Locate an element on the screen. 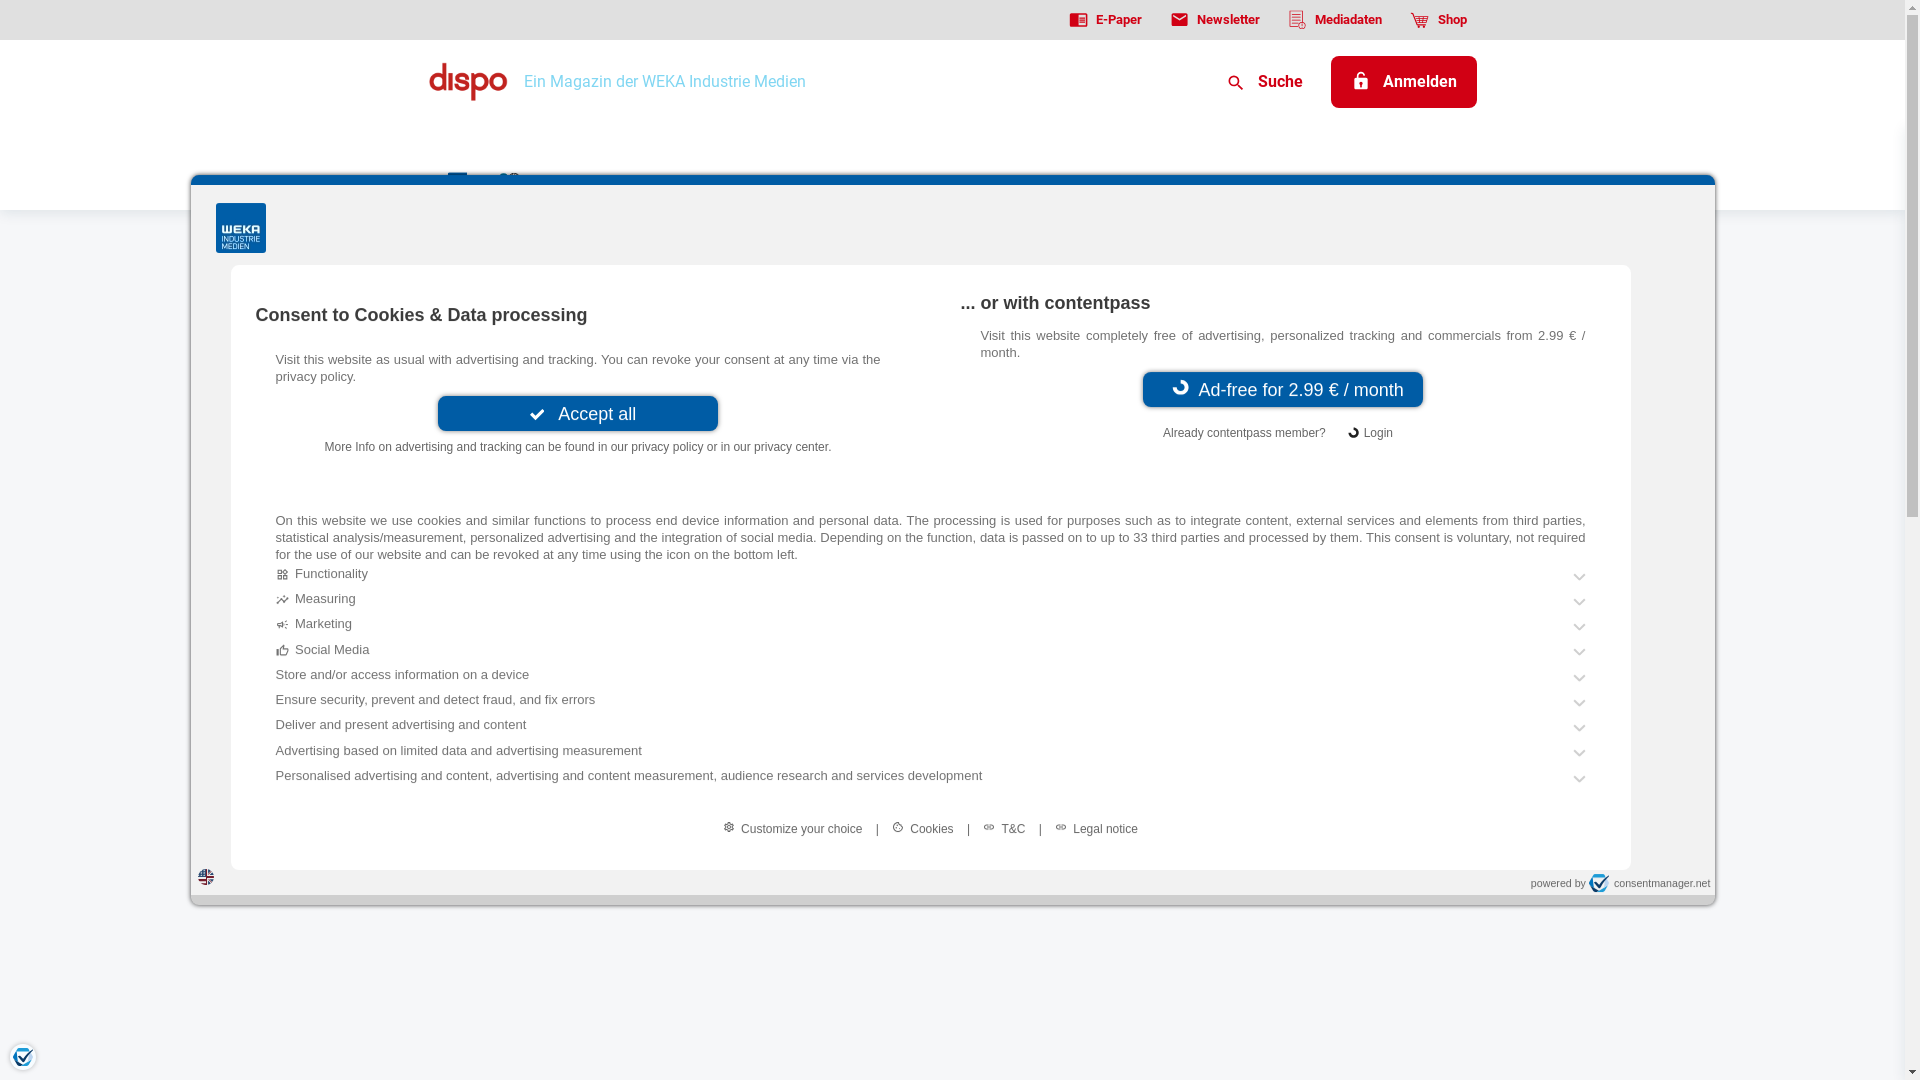 Image resolution: width=1920 pixels, height=1080 pixels. 'Mediadaten' is located at coordinates (1334, 19).